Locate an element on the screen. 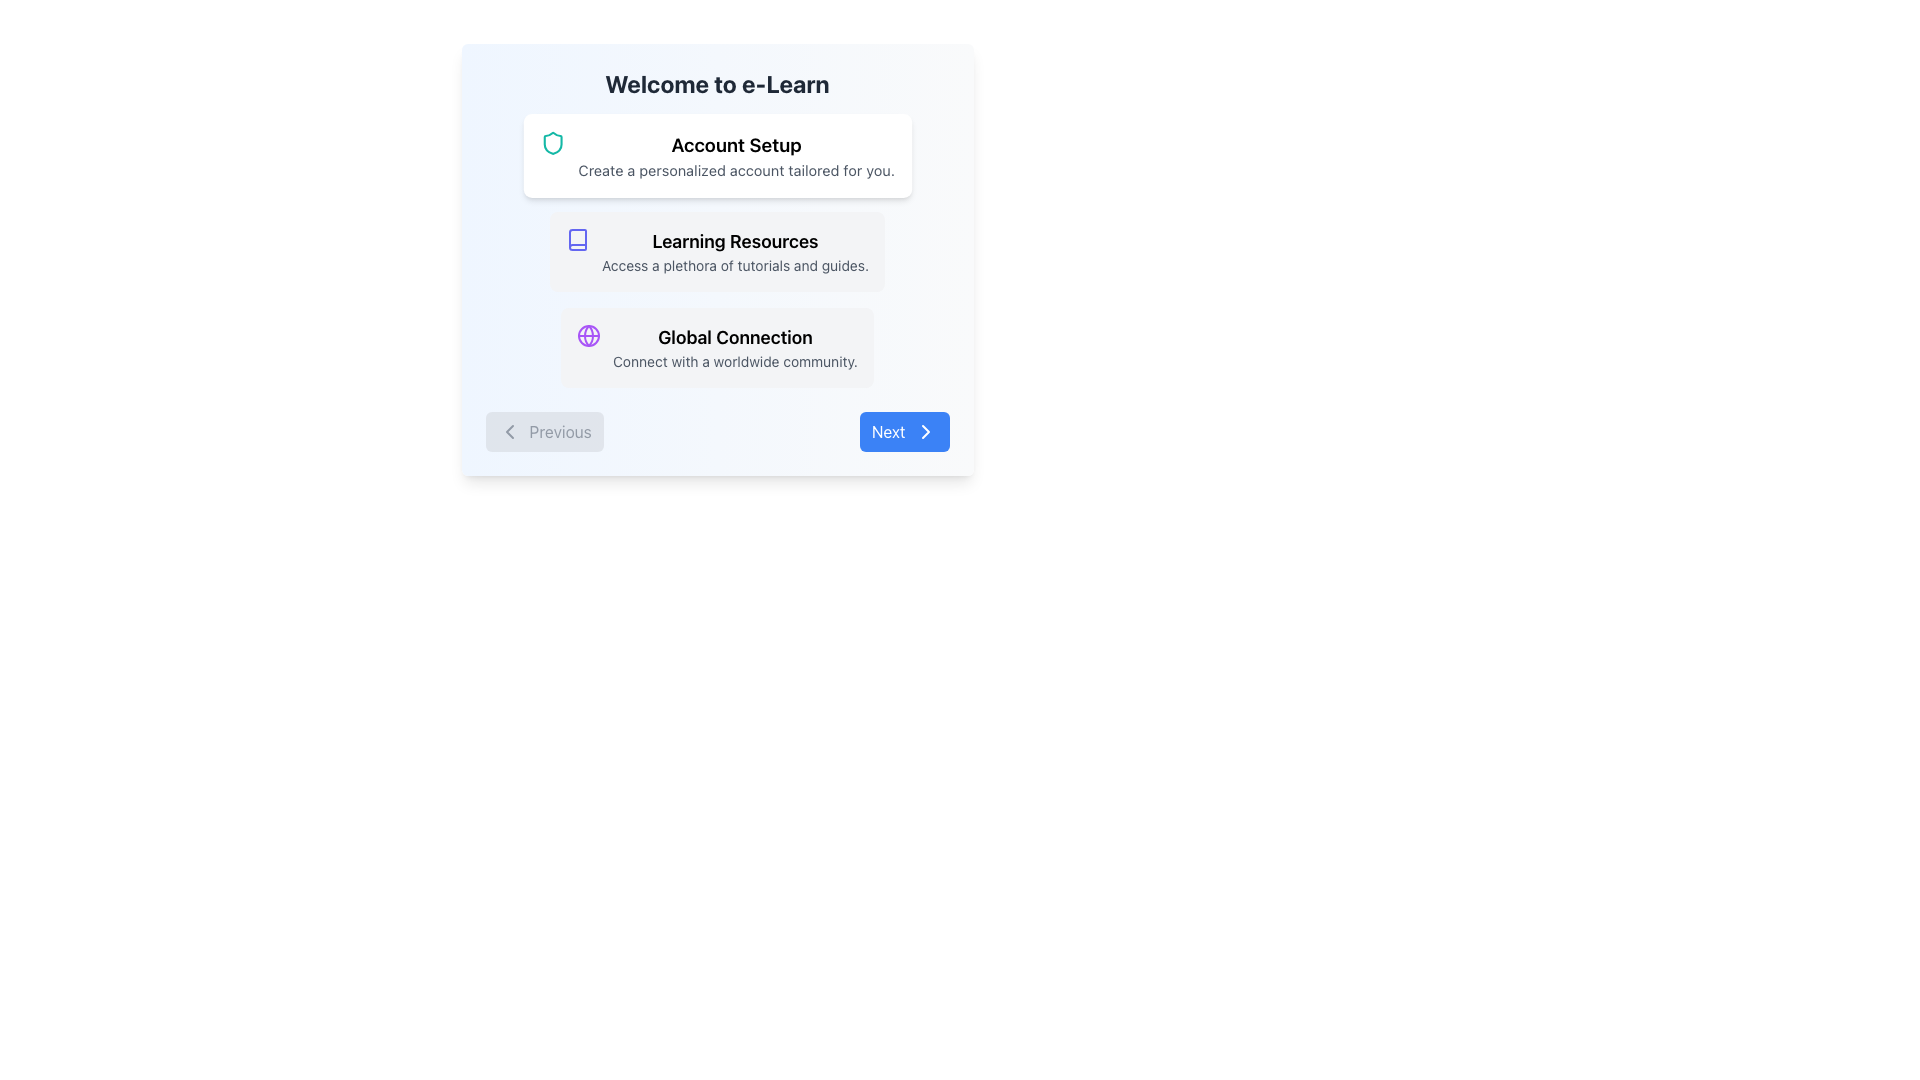 This screenshot has width=1920, height=1080. the 'Account Setup' text block, which serves as a title and description for the account setup section, positioned centrally in the card design layout is located at coordinates (735, 154).